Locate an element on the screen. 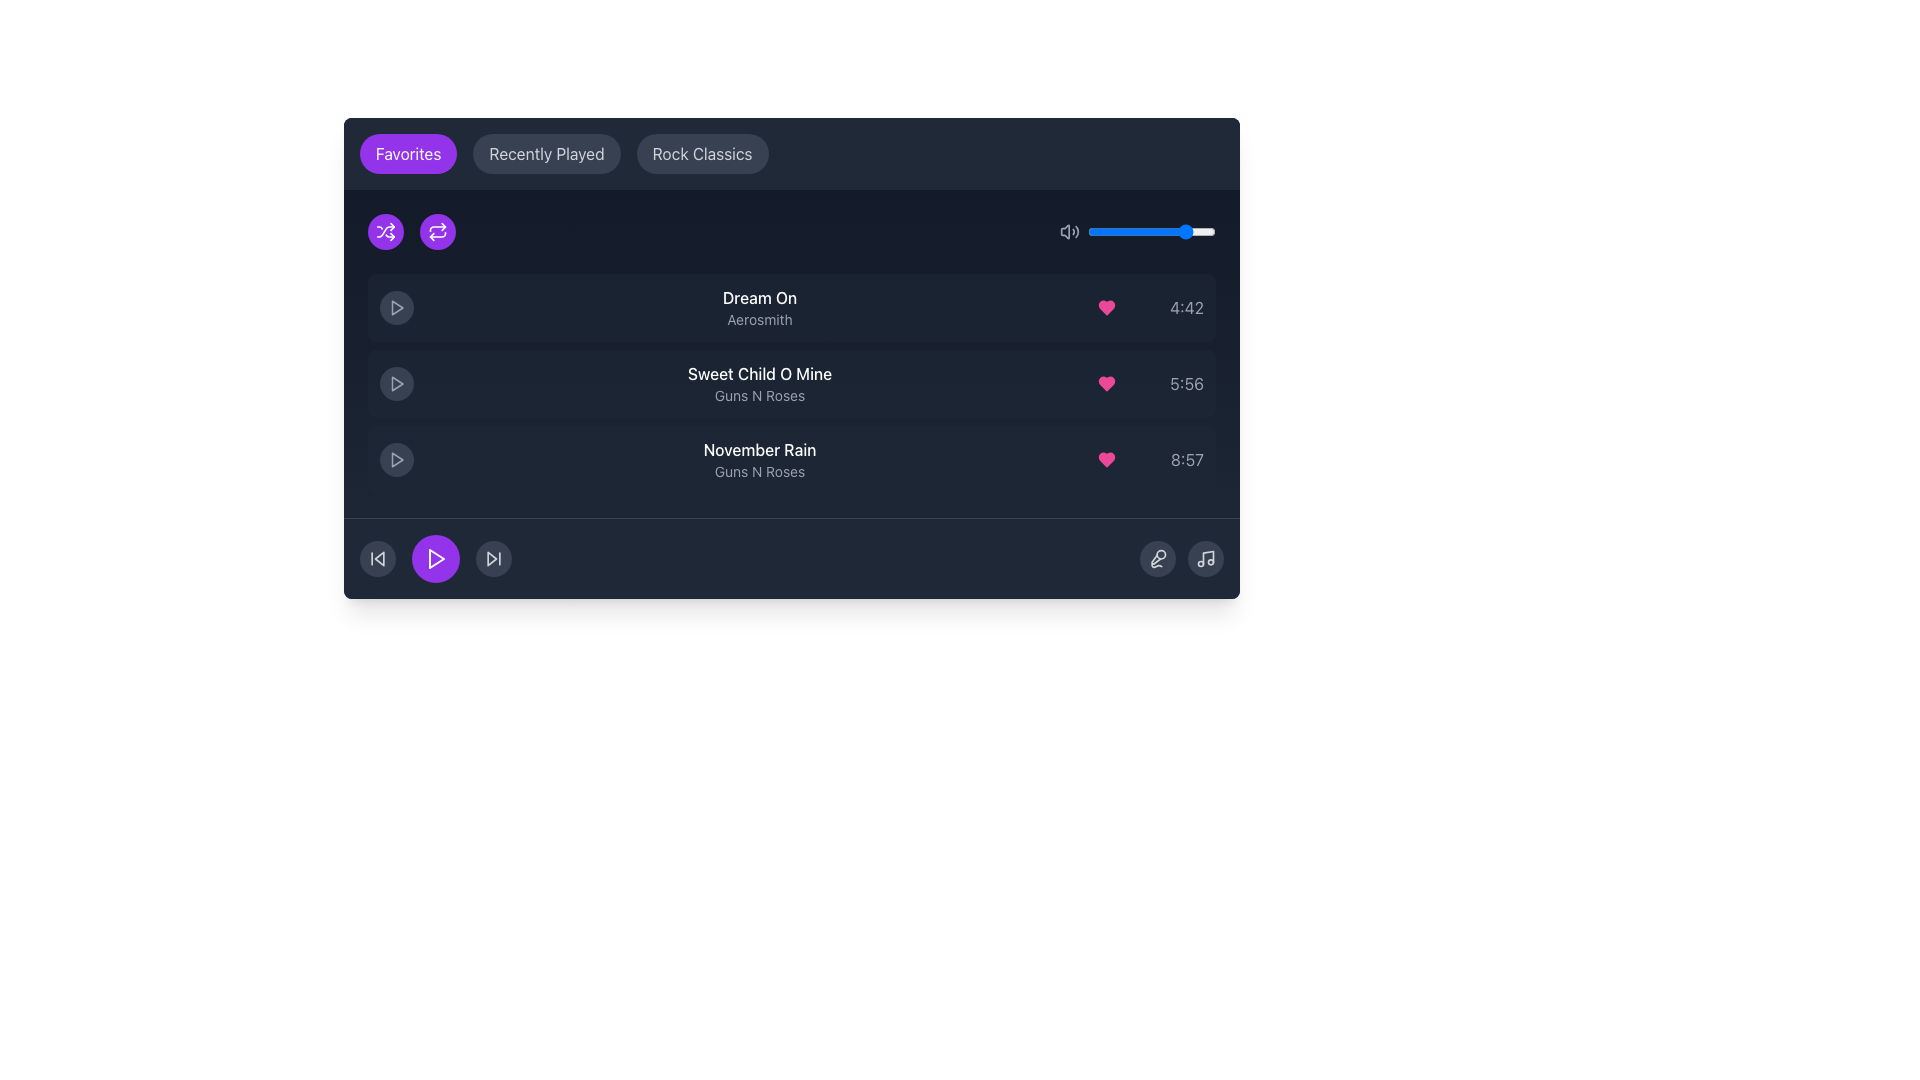 The width and height of the screenshot is (1920, 1080). the triangular-shaped red play button icon located in the second row of the musical playlist interface is located at coordinates (397, 459).